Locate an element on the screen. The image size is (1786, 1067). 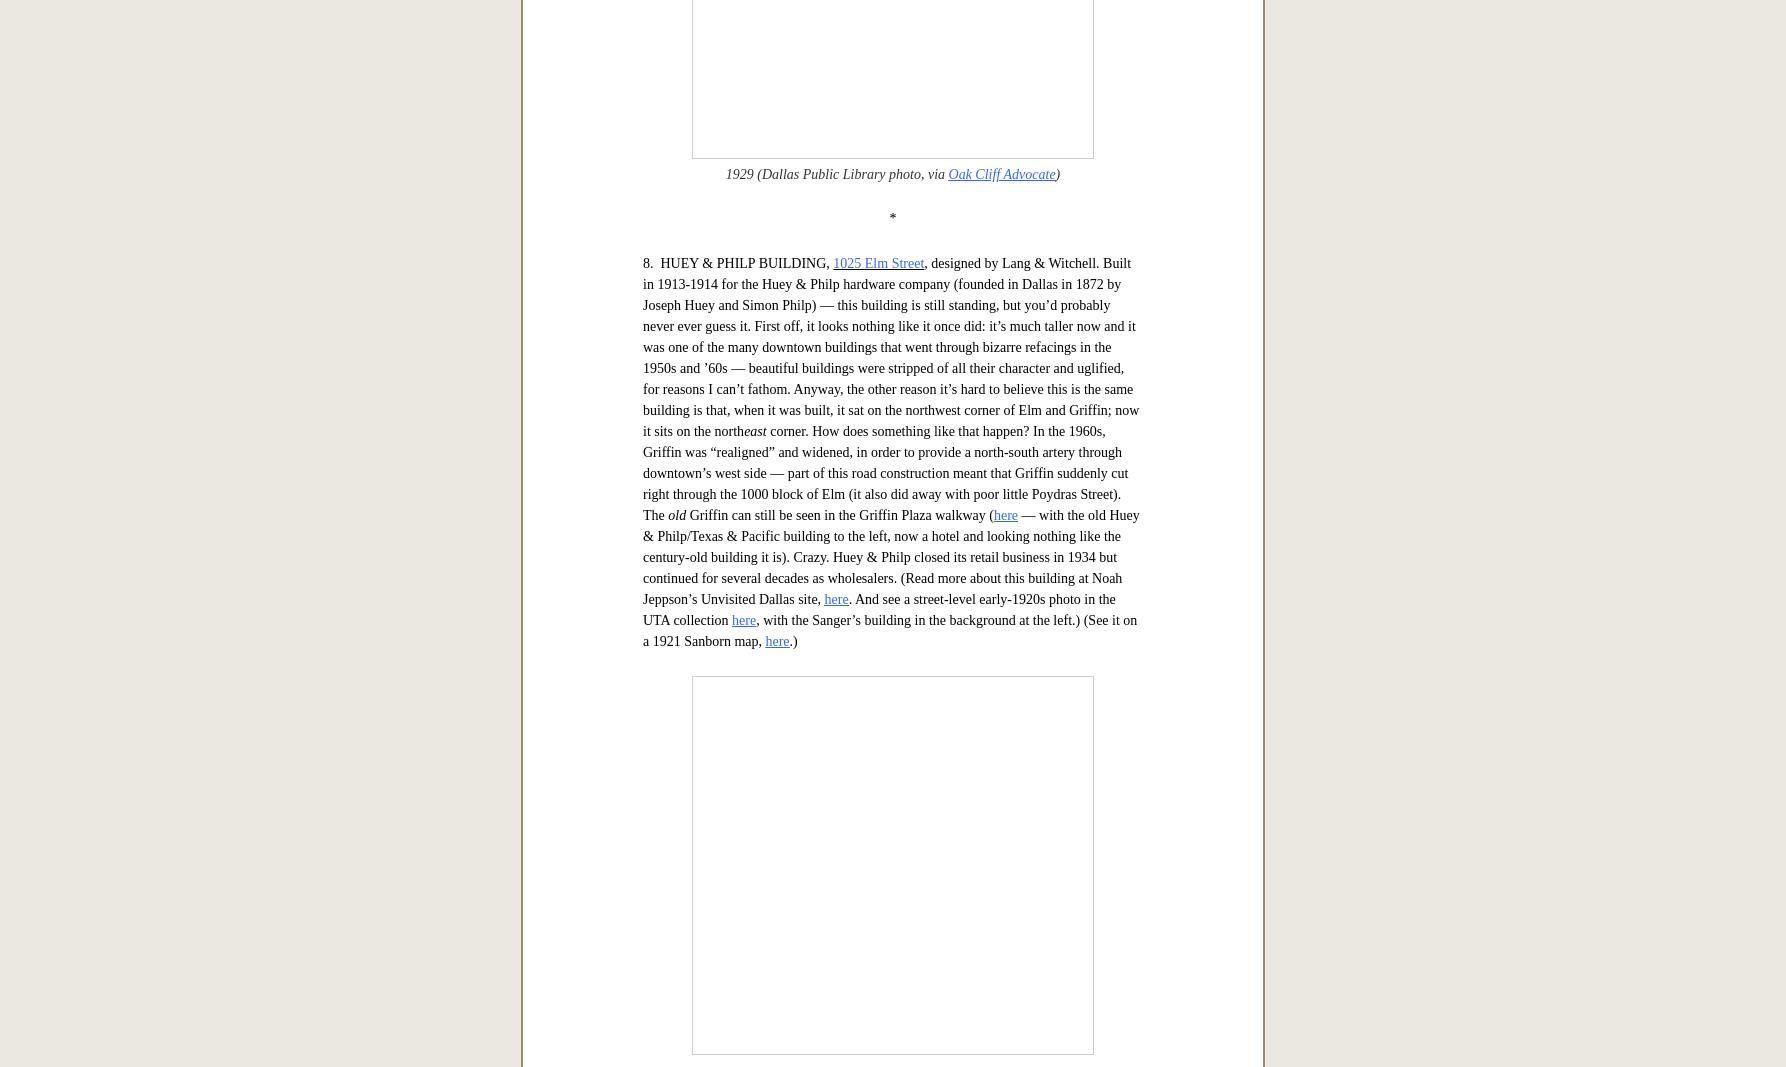
'1025 Elm Street' is located at coordinates (877, 891).